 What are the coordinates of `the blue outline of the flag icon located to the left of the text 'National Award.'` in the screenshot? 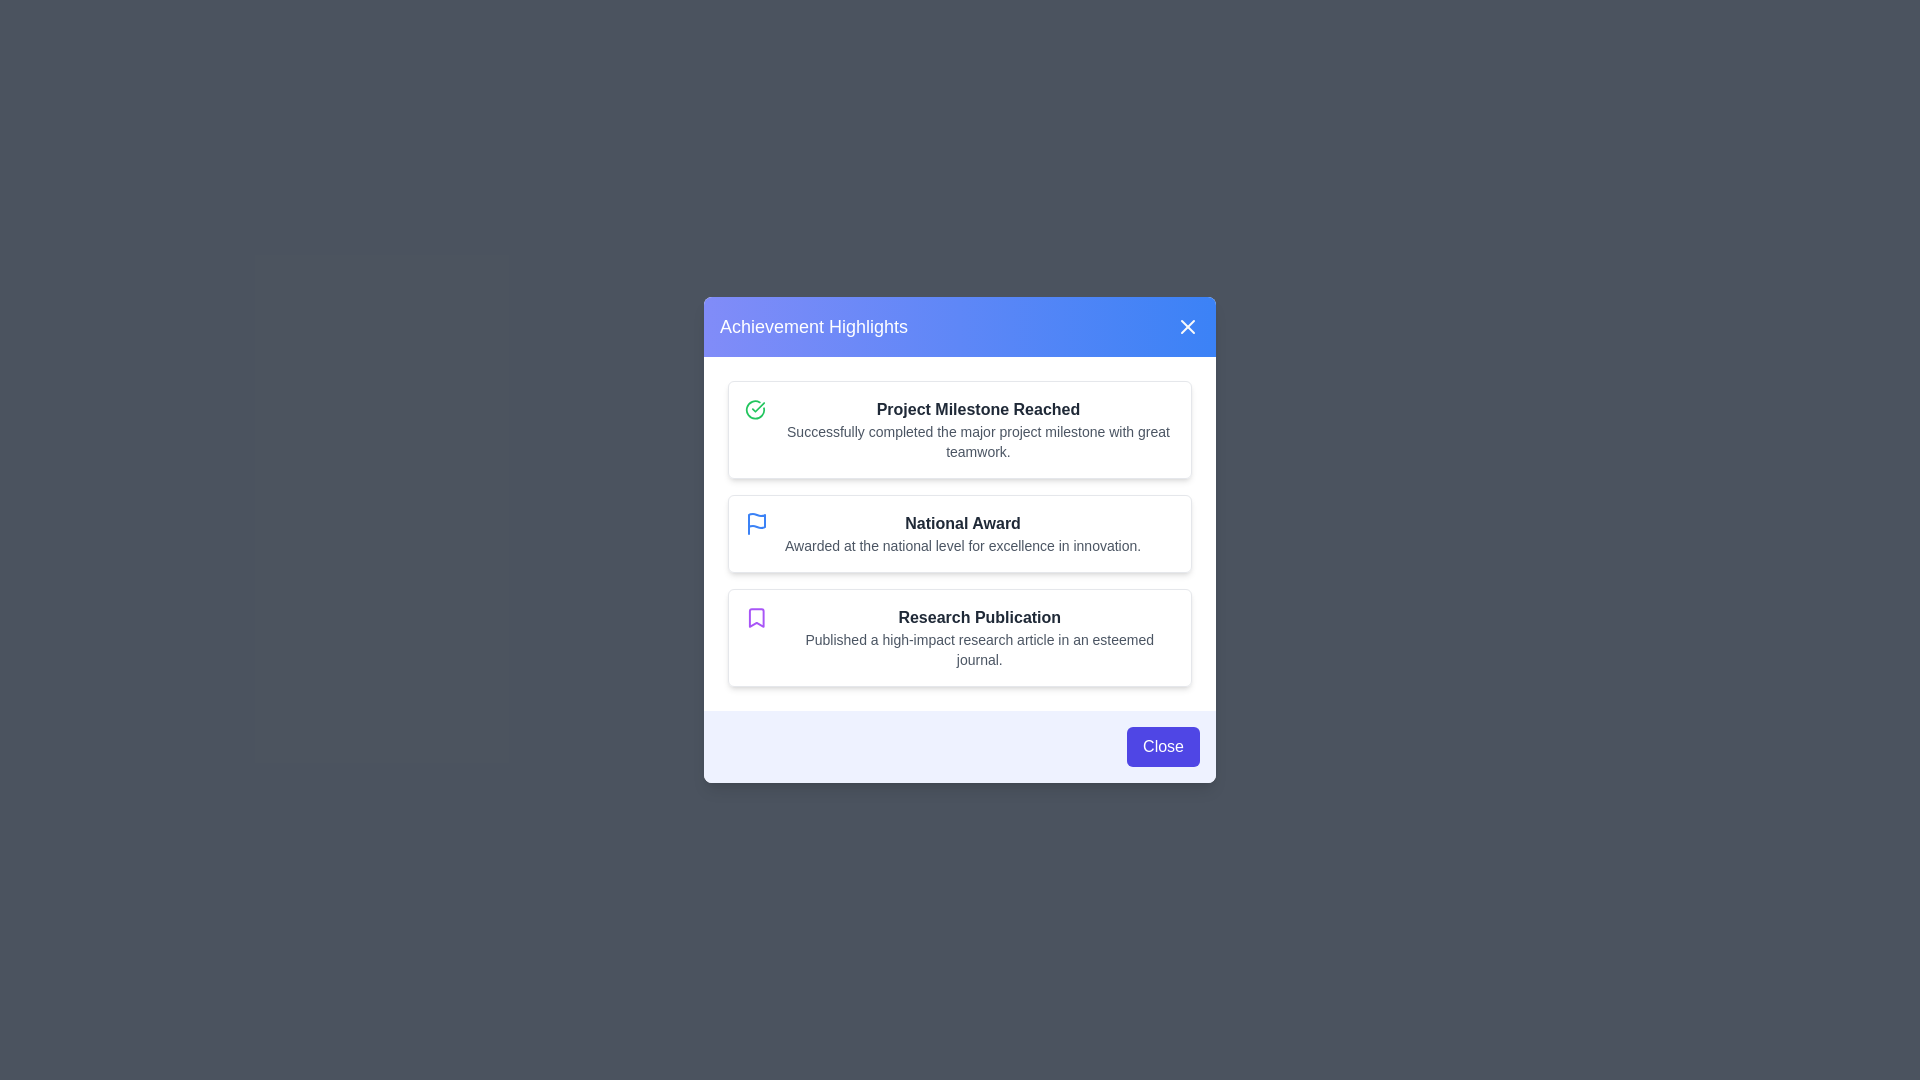 It's located at (756, 523).